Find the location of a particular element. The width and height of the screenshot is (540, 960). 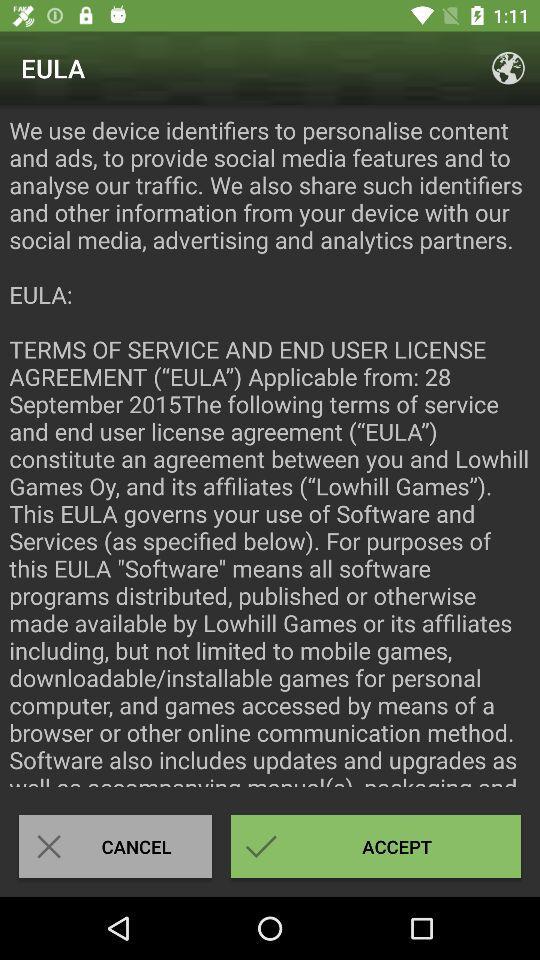

item at the bottom right corner is located at coordinates (376, 845).